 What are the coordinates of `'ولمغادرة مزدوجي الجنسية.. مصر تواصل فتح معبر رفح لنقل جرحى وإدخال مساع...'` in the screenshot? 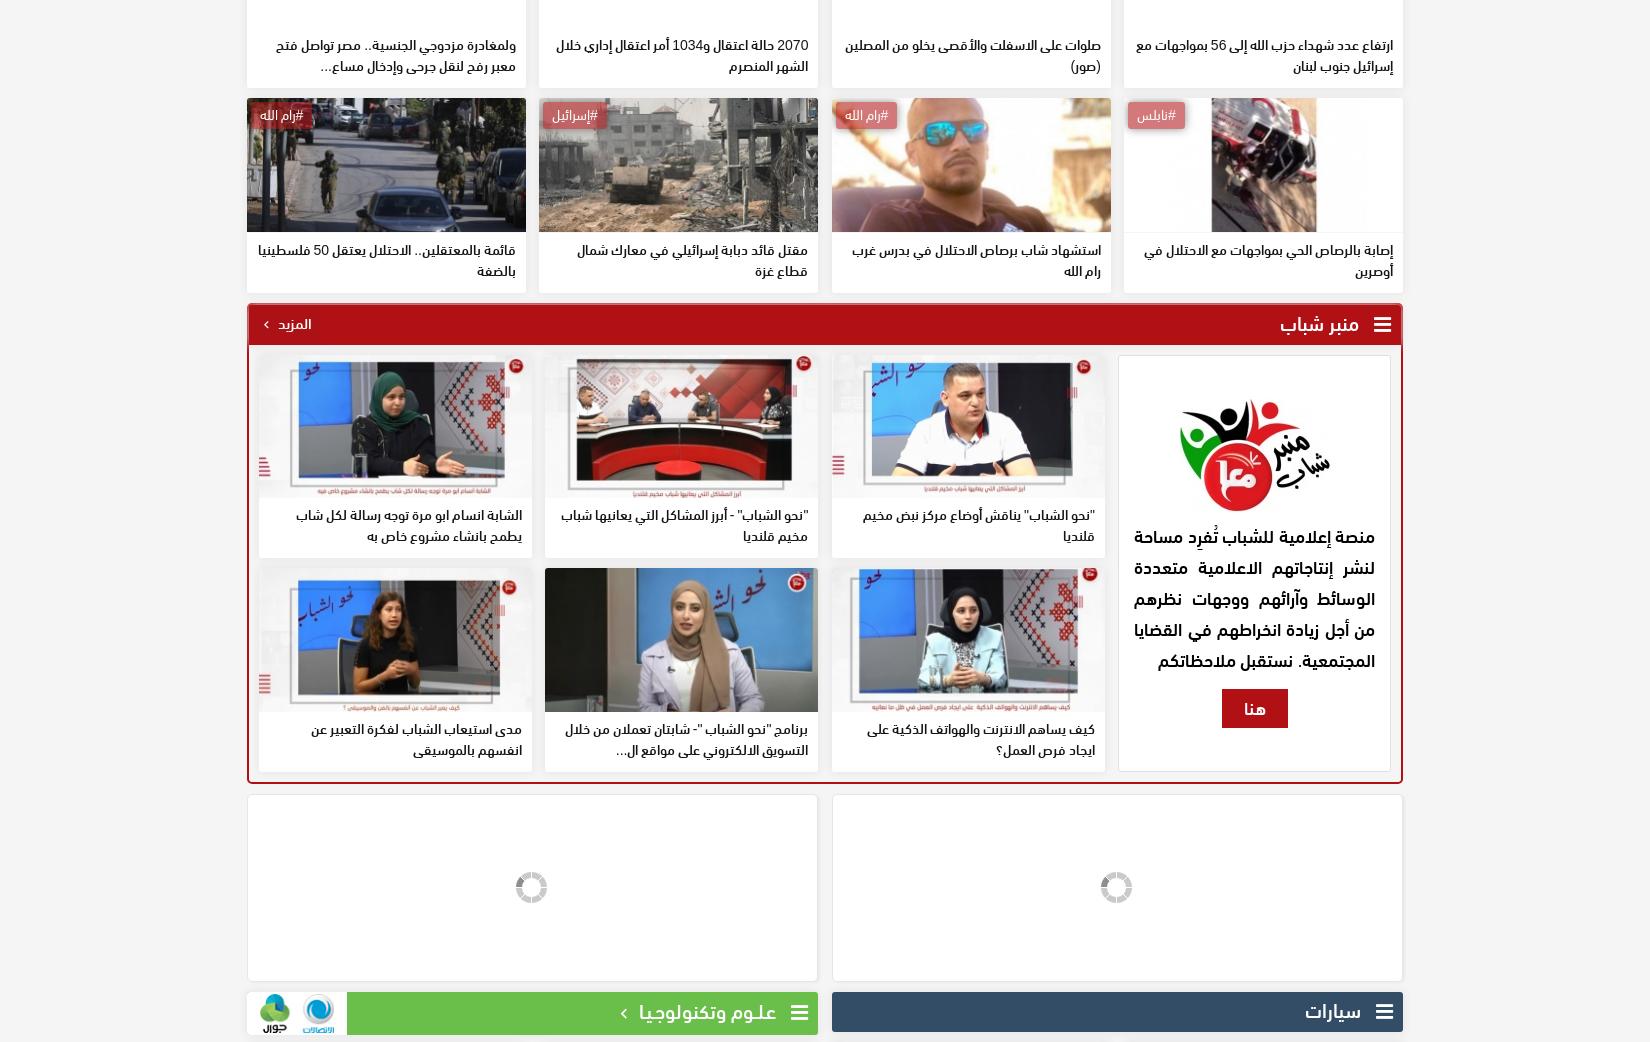 It's located at (395, 198).